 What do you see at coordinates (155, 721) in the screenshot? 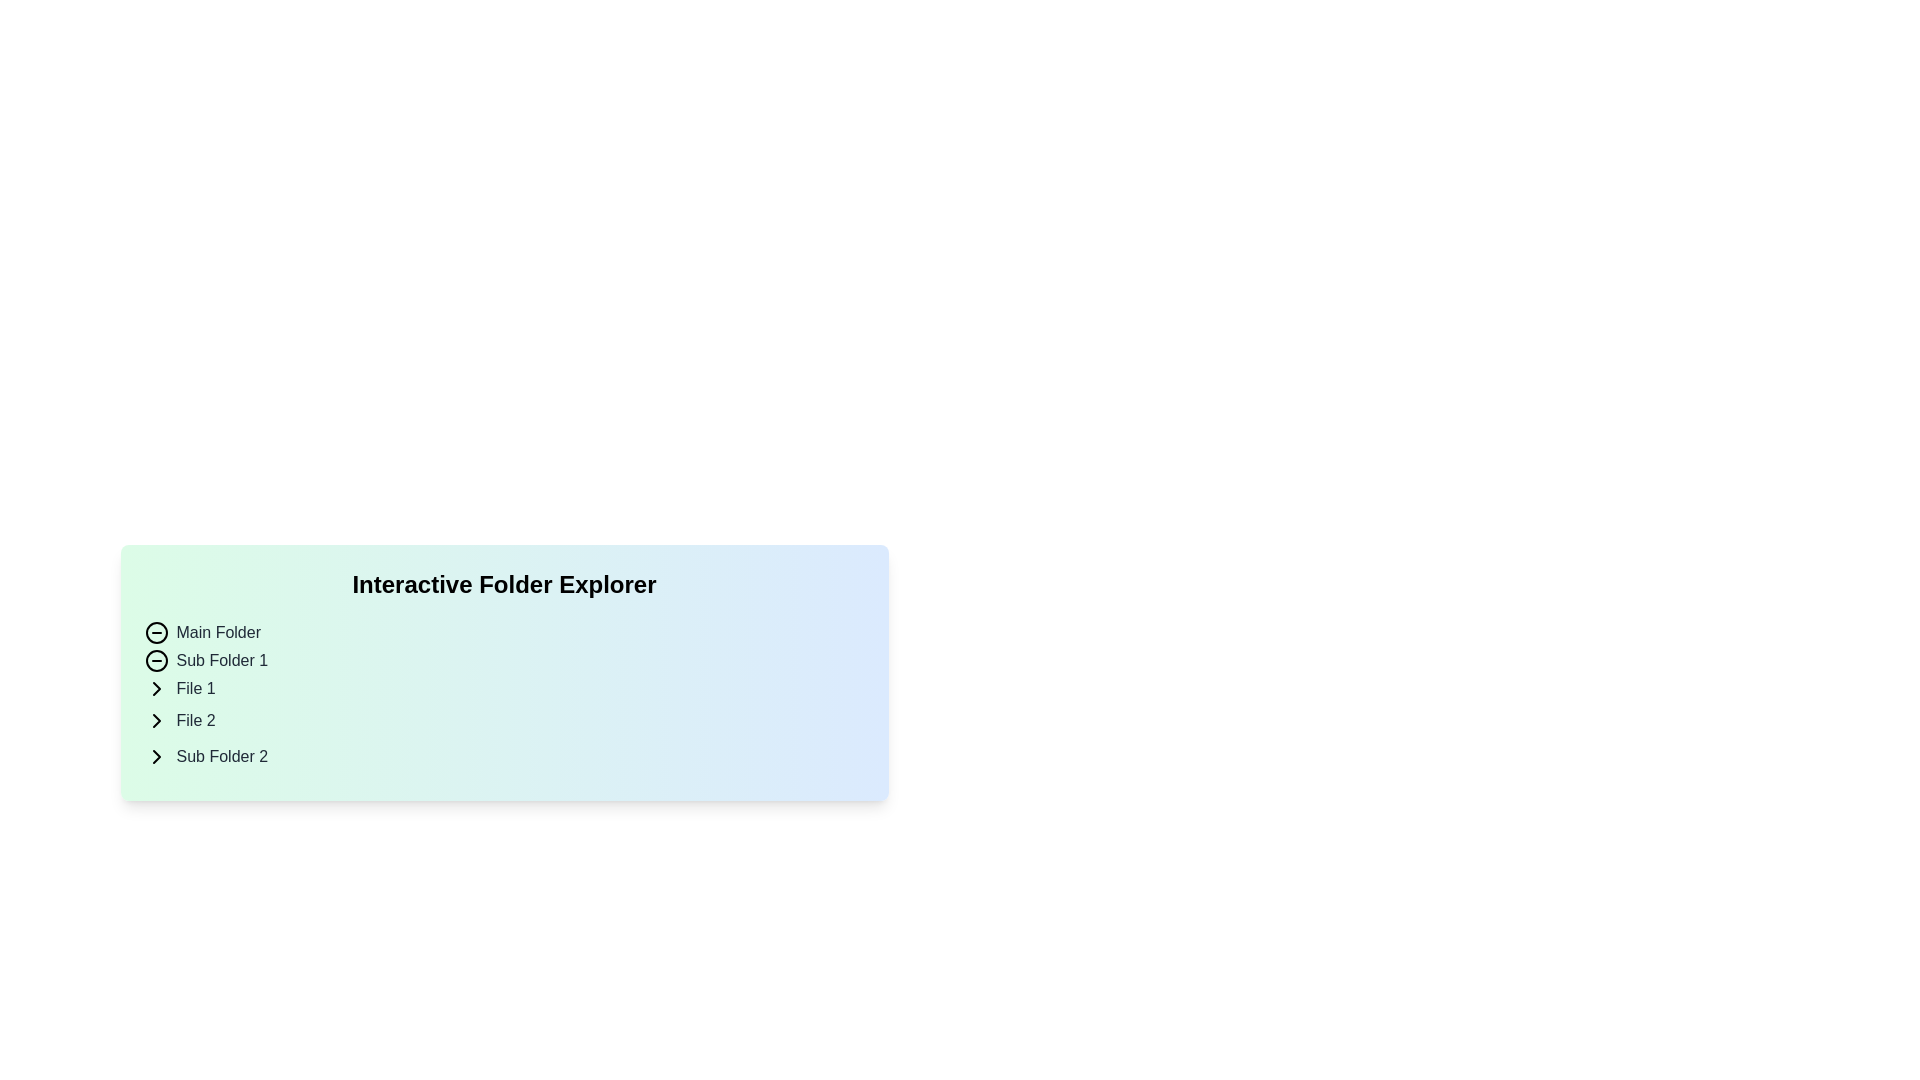
I see `the right-facing chevron icon with a thin black outline located to the left of the label 'File 2' to indicate interactivity` at bounding box center [155, 721].